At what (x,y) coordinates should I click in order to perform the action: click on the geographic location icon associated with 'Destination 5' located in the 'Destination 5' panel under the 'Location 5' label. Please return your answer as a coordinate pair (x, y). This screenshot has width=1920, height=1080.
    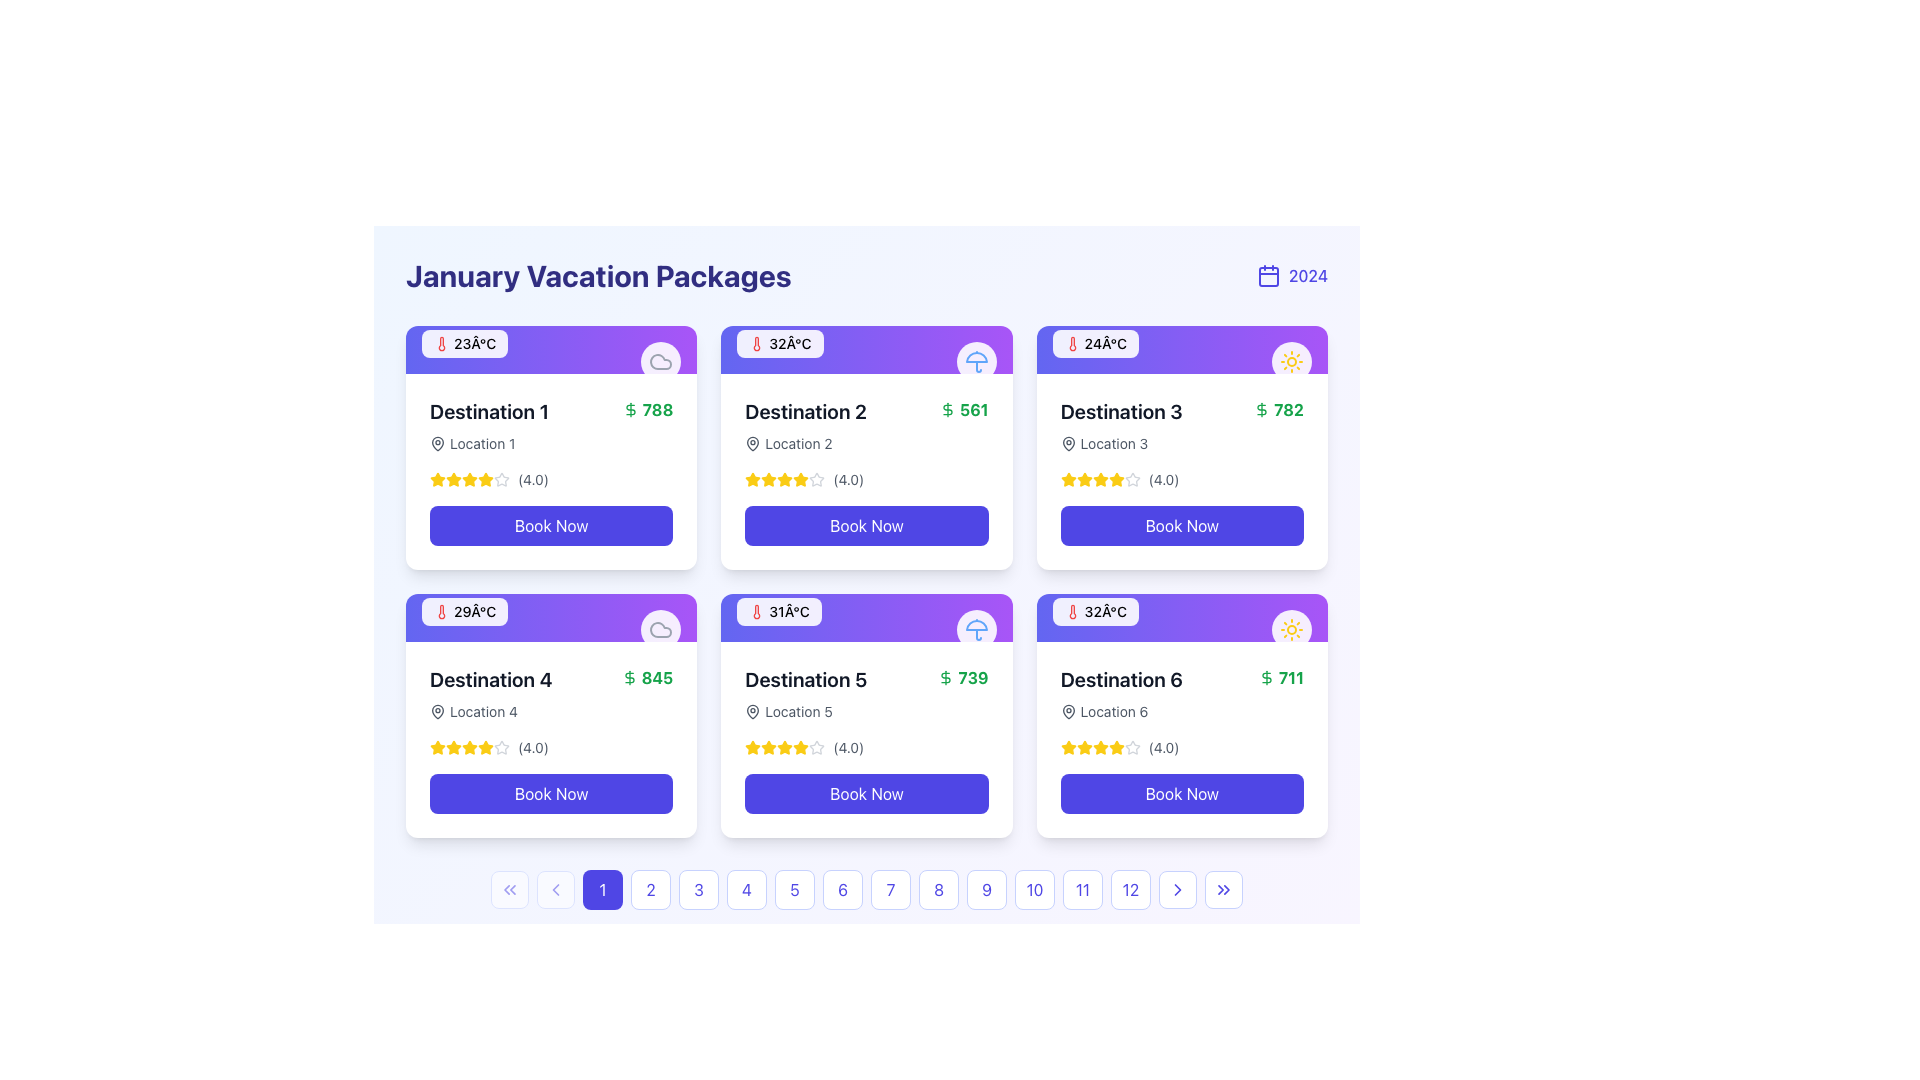
    Looking at the image, I should click on (752, 711).